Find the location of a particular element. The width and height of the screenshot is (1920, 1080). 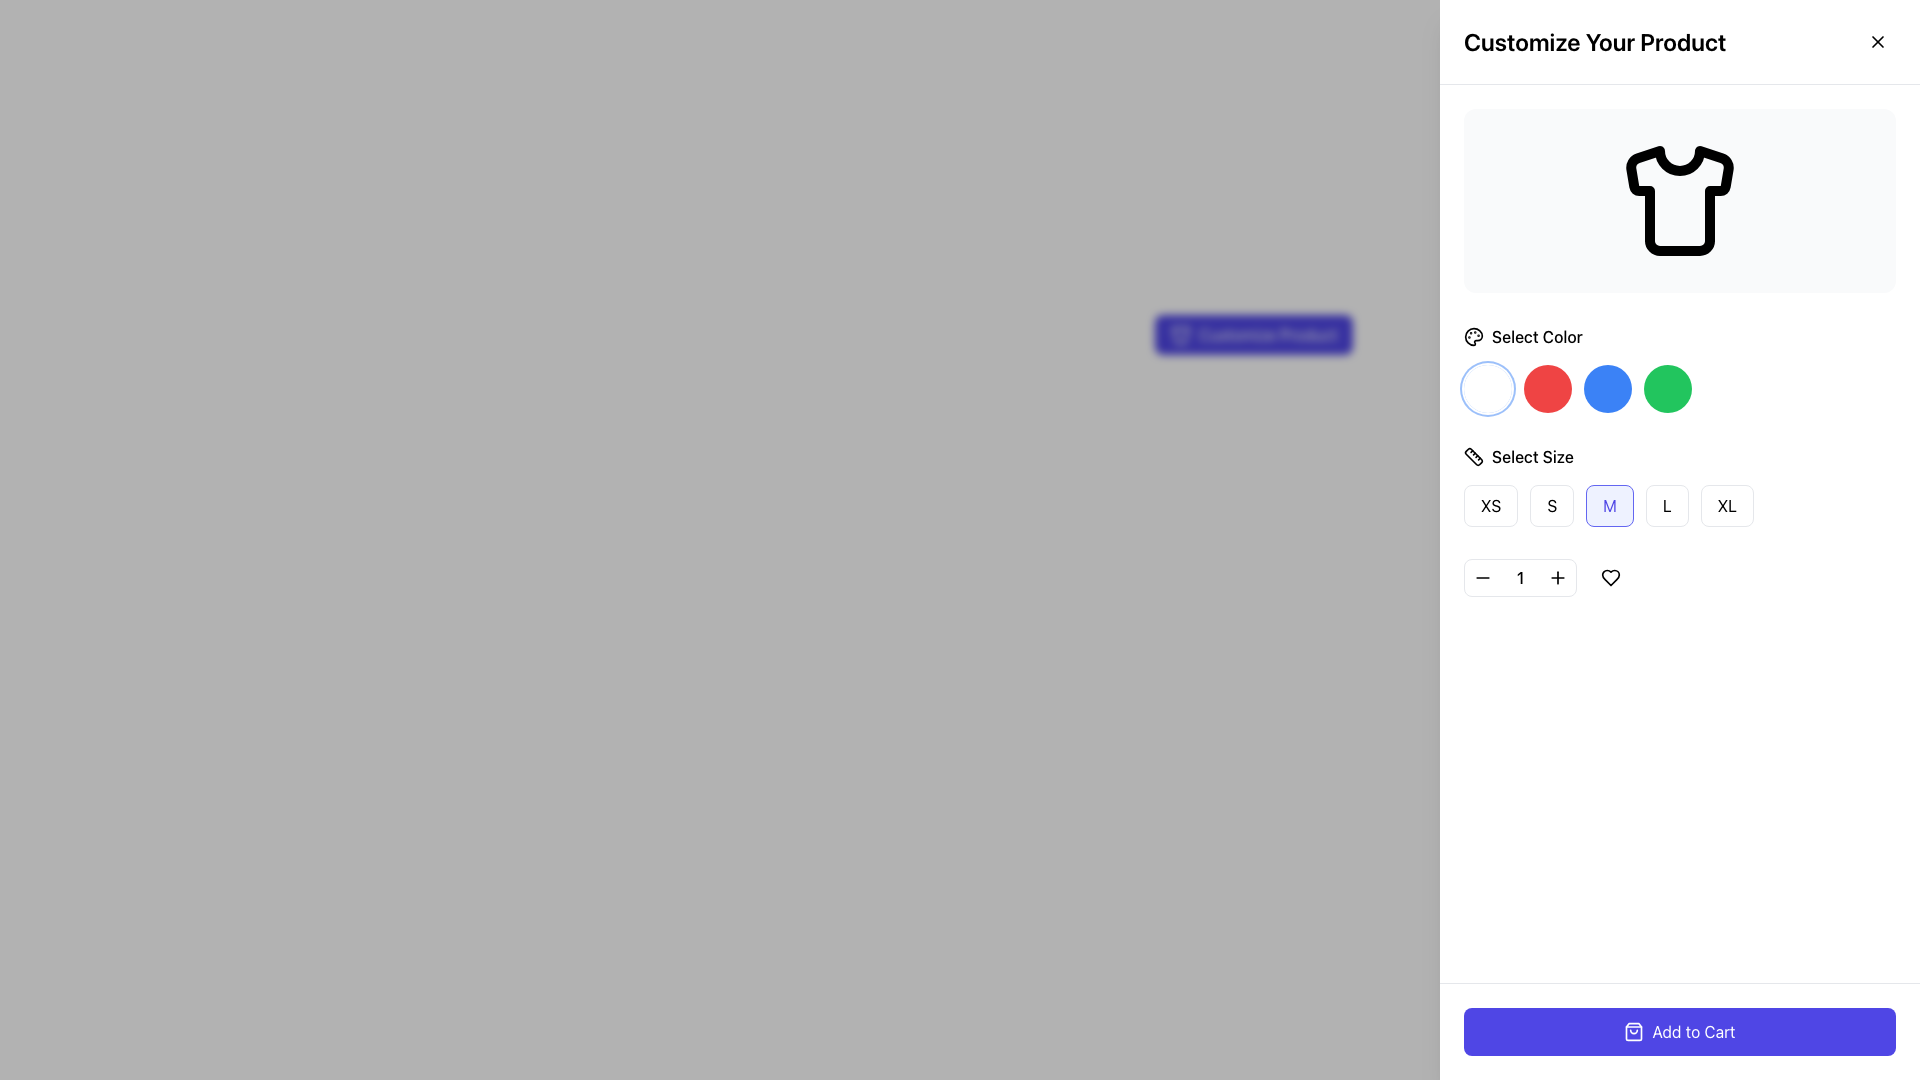

the icon-based button located at the bottom of the product customization section, to the right of the quantity adjustment buttons is located at coordinates (1611, 578).